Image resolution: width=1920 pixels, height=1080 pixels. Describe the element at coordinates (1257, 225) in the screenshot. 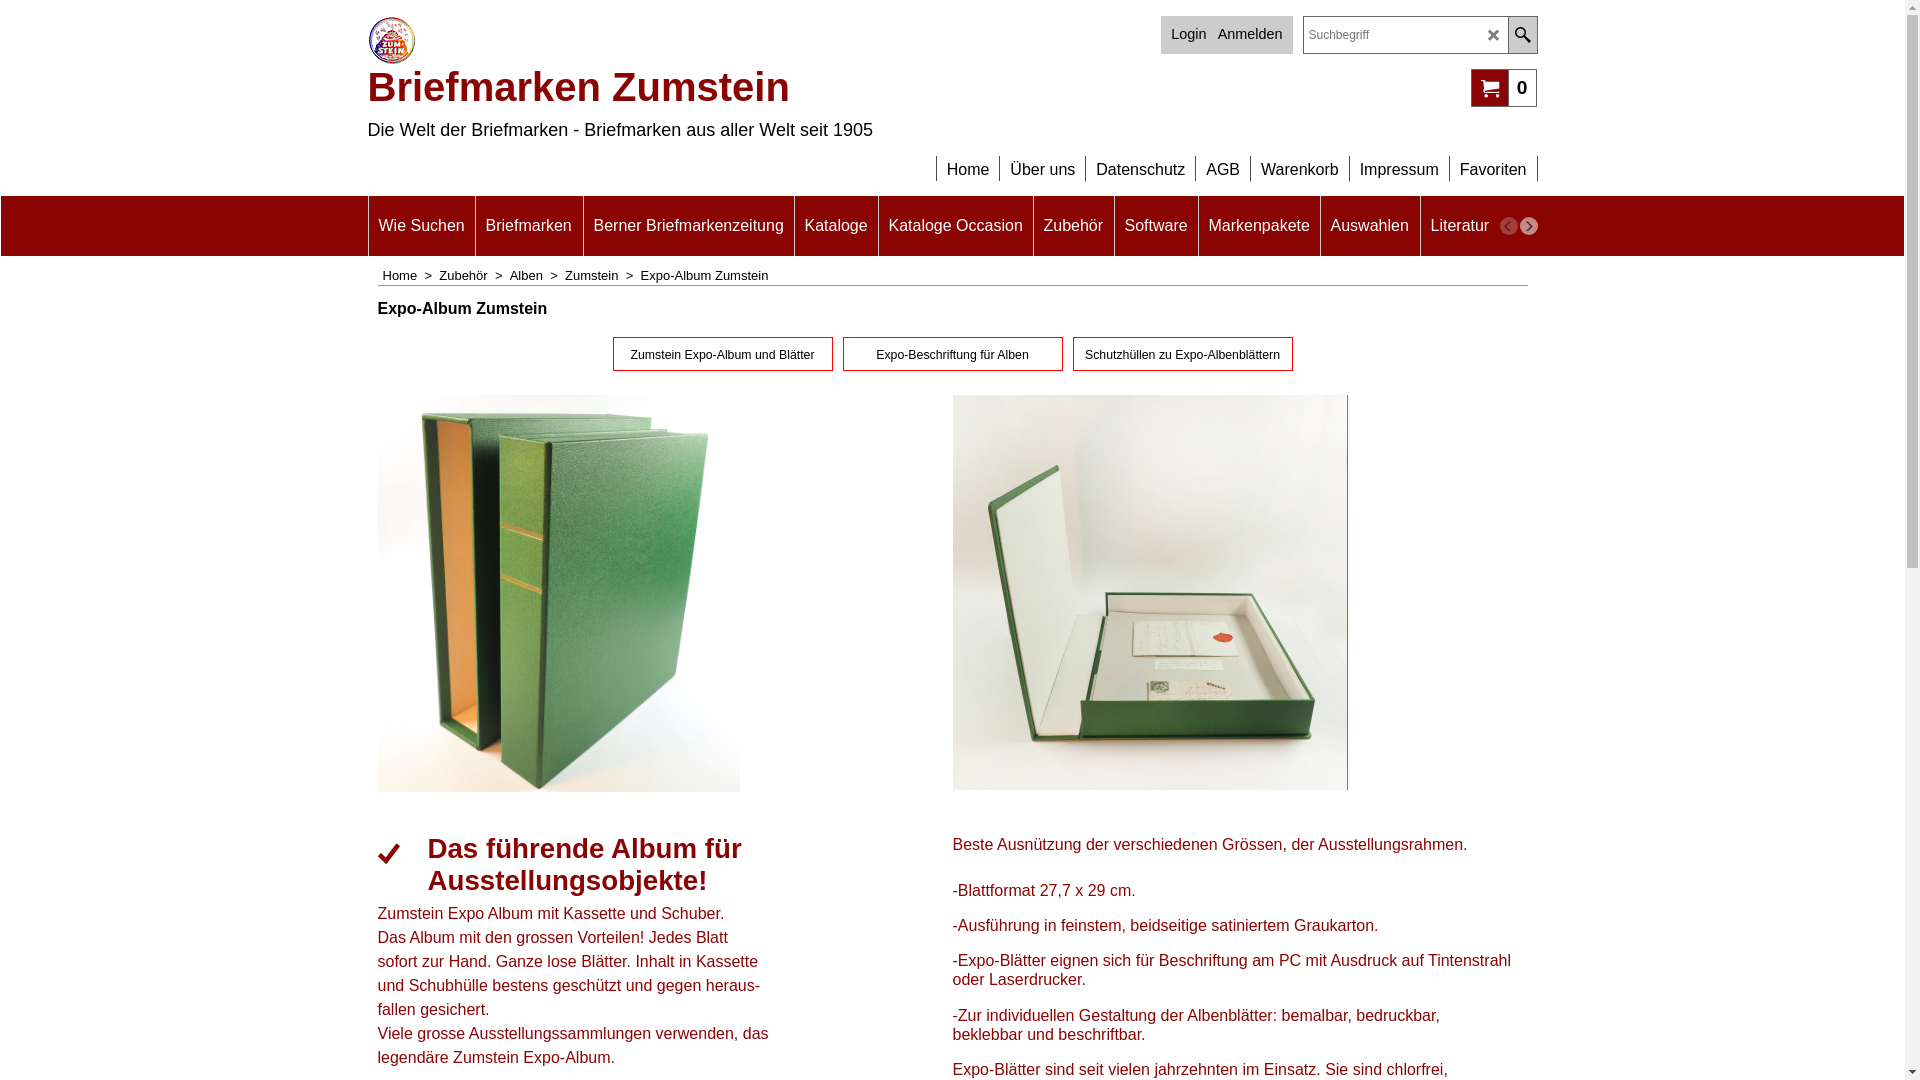

I see `'Markenpakete'` at that location.